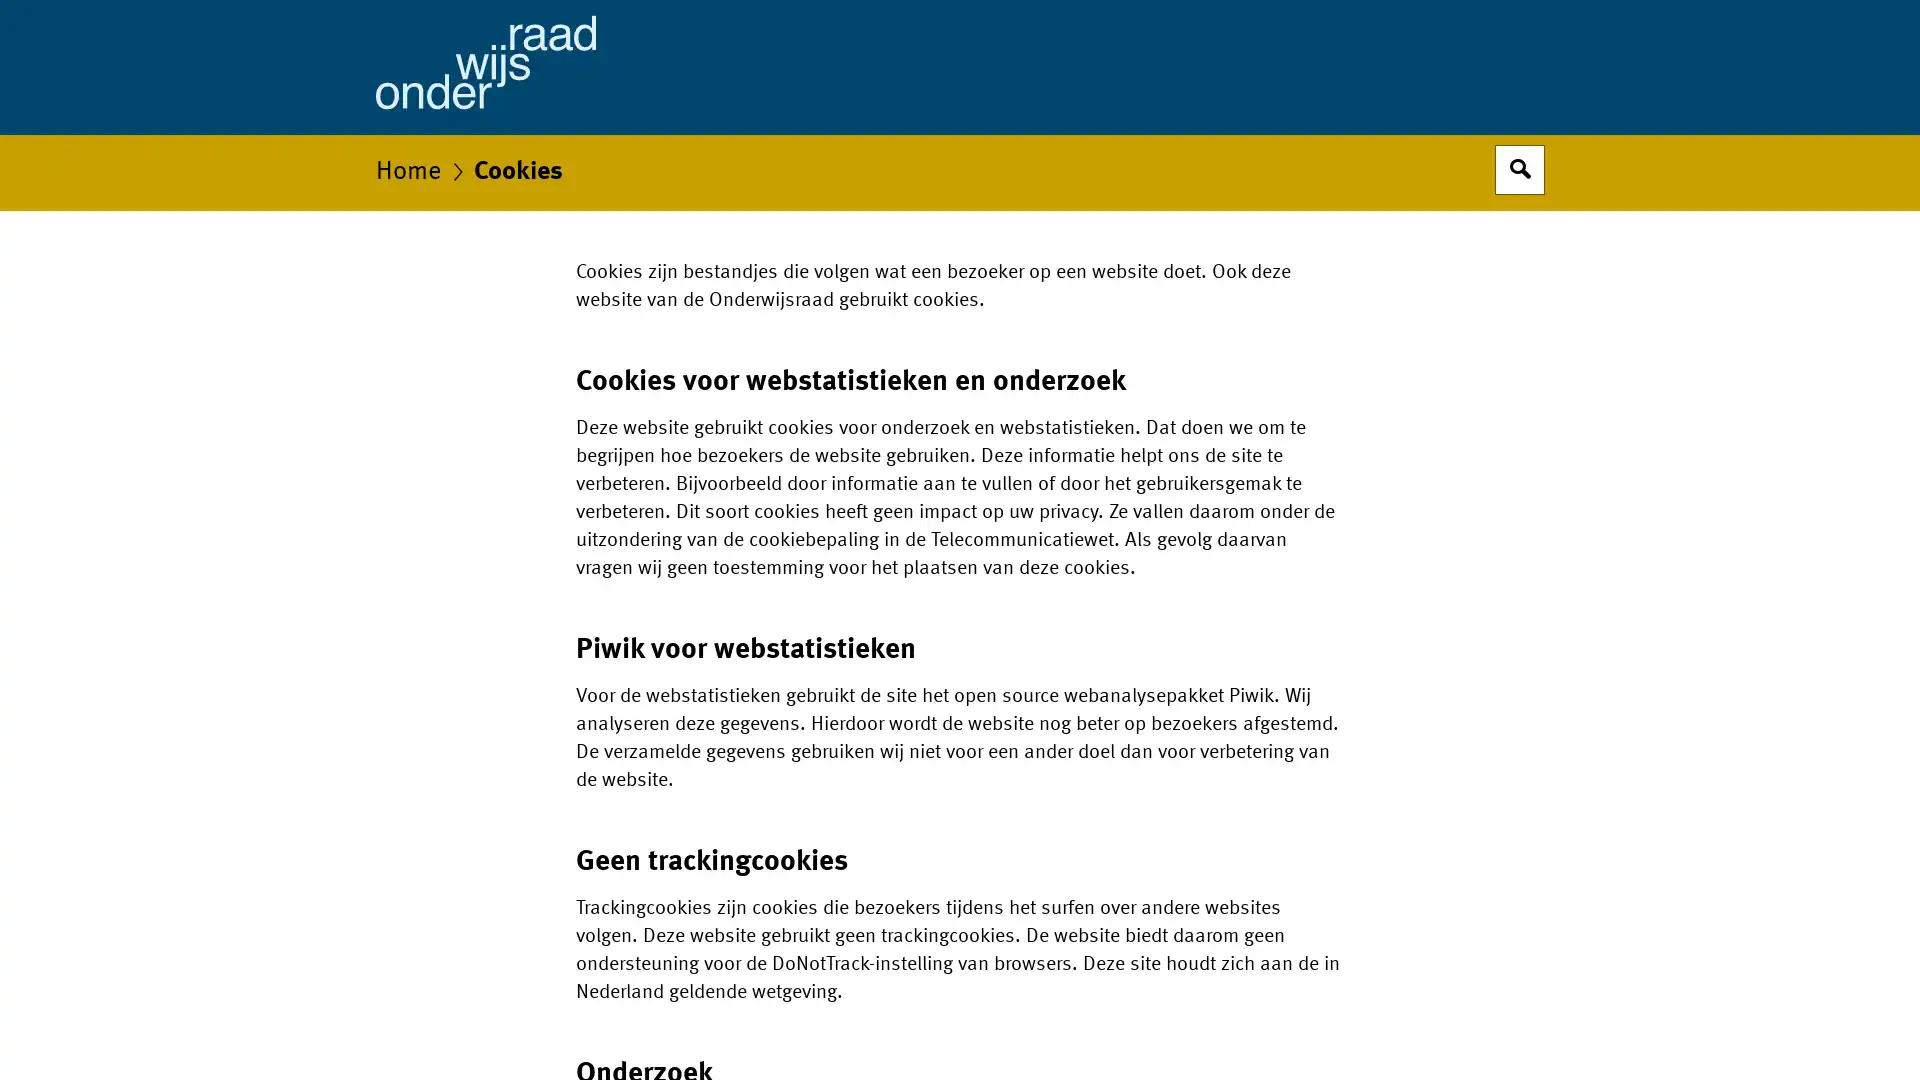 This screenshot has width=1920, height=1080. What do you see at coordinates (1520, 168) in the screenshot?
I see `Open zoekveld` at bounding box center [1520, 168].